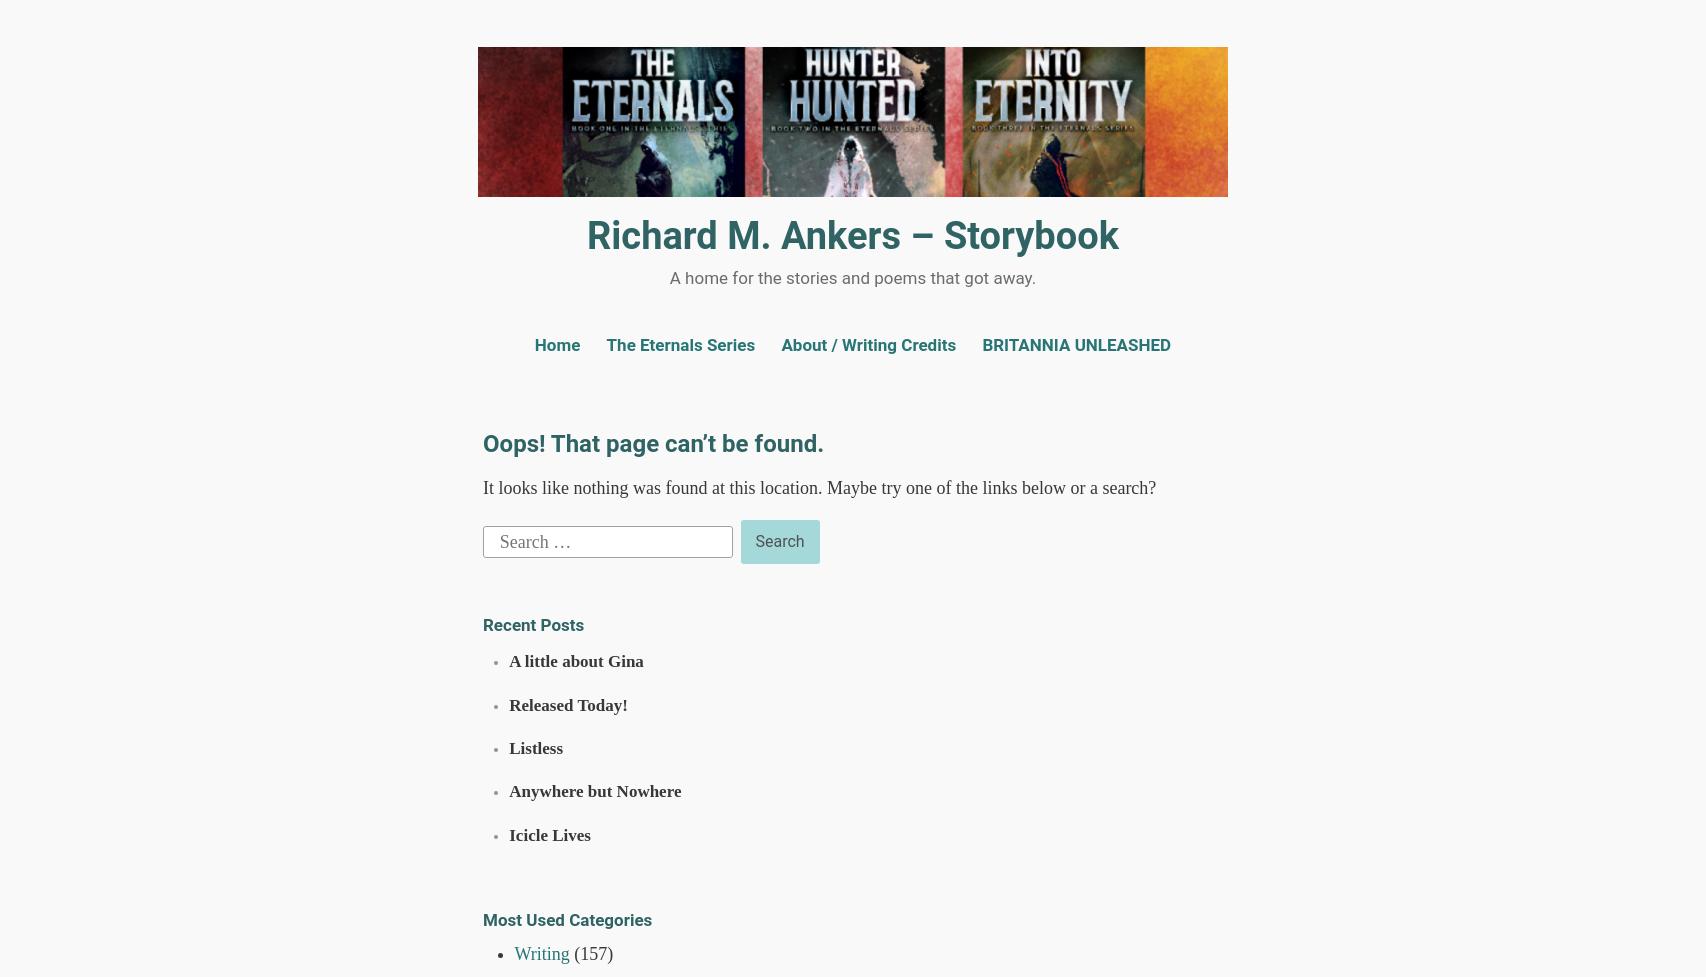  What do you see at coordinates (567, 953) in the screenshot?
I see `'(157)'` at bounding box center [567, 953].